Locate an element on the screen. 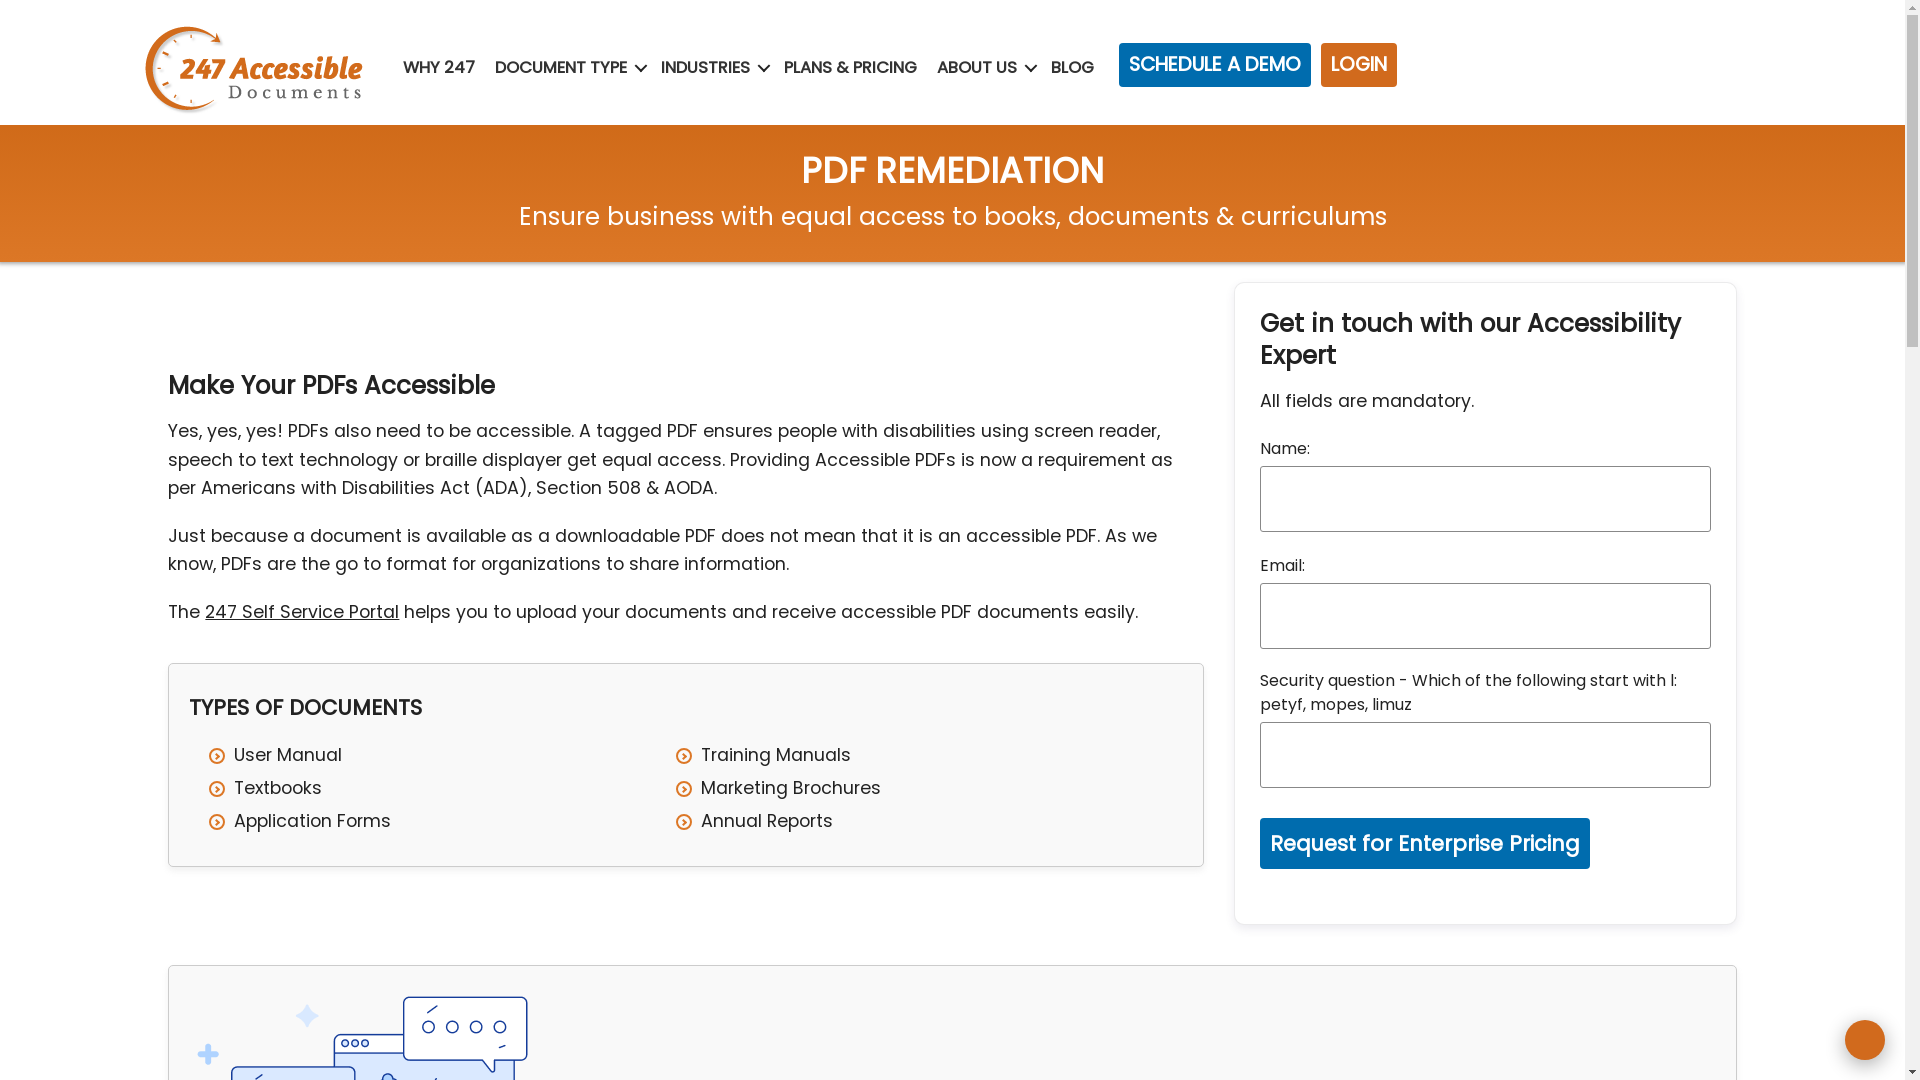  'DOCUMENT TYPE' is located at coordinates (560, 67).